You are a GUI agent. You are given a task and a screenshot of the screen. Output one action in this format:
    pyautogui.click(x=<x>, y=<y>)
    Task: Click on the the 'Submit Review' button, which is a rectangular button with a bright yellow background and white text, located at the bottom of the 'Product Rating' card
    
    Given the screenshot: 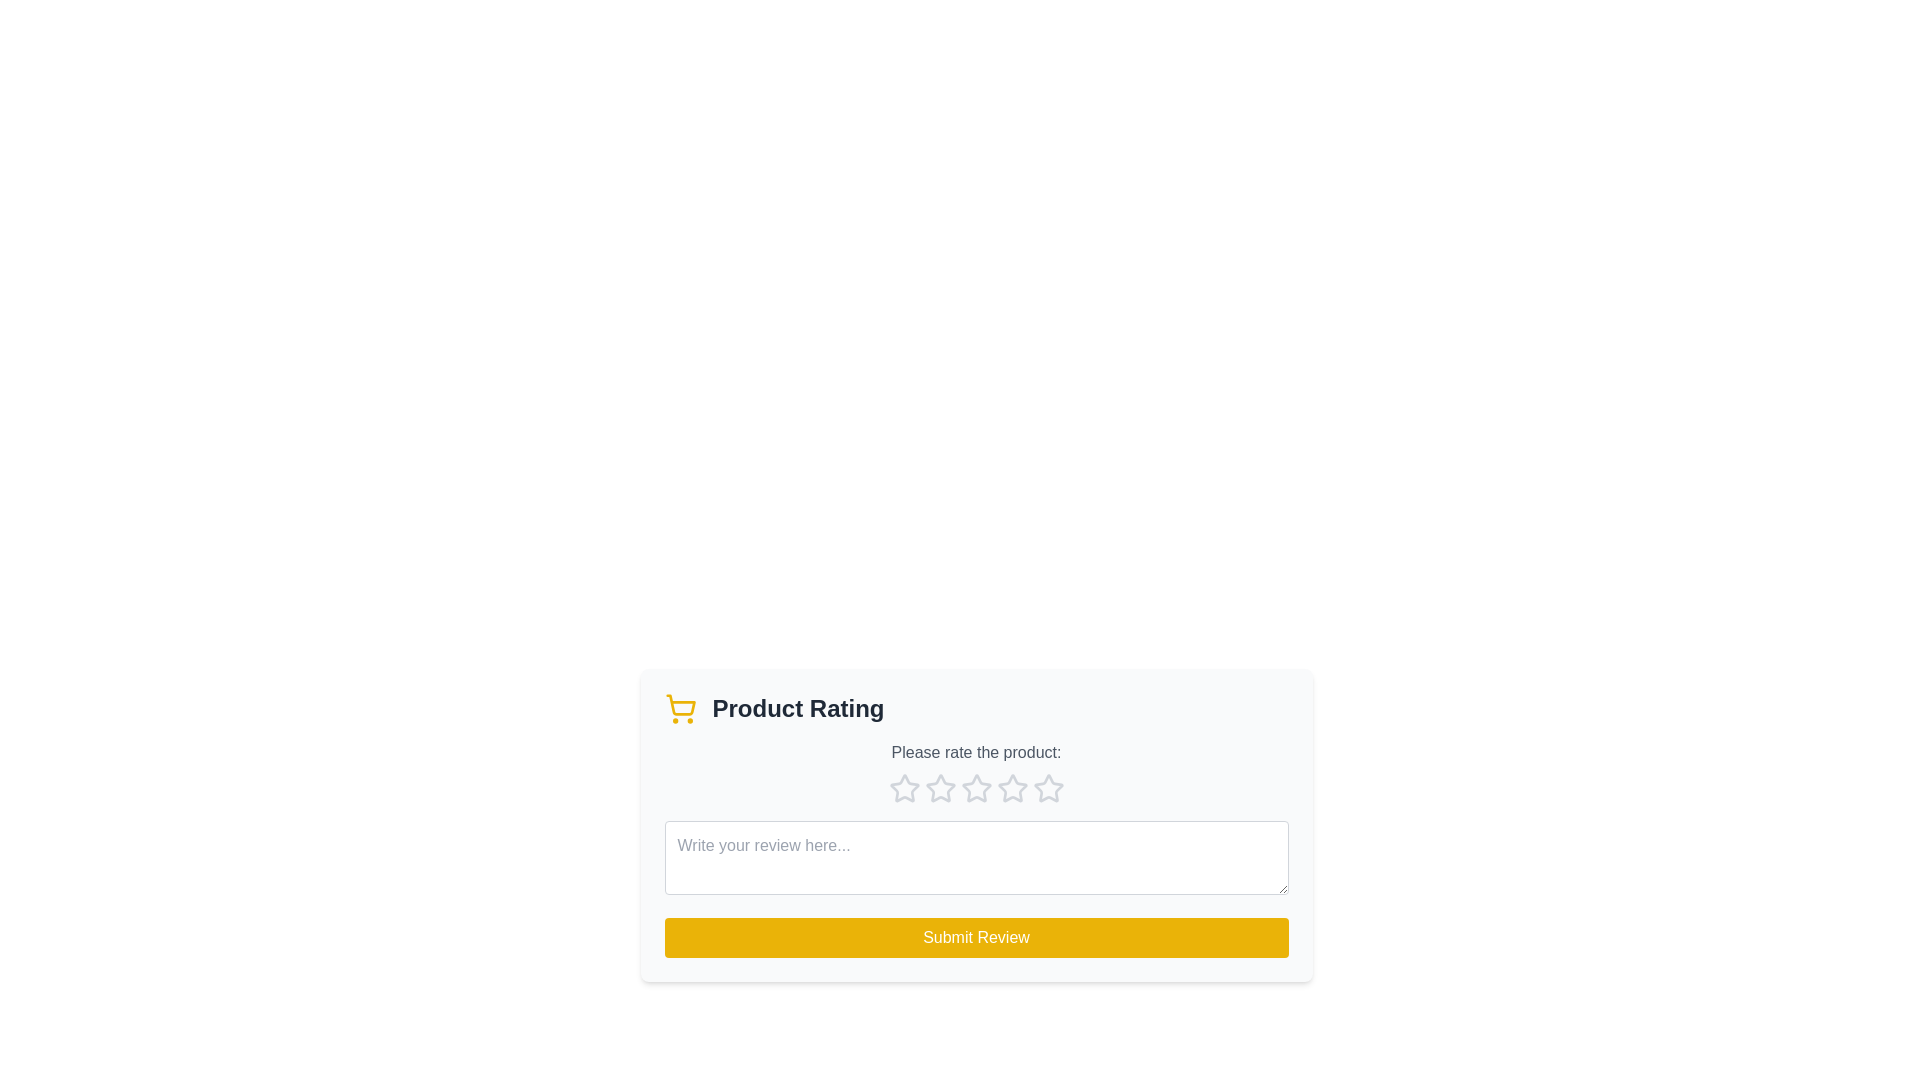 What is the action you would take?
    pyautogui.click(x=976, y=937)
    